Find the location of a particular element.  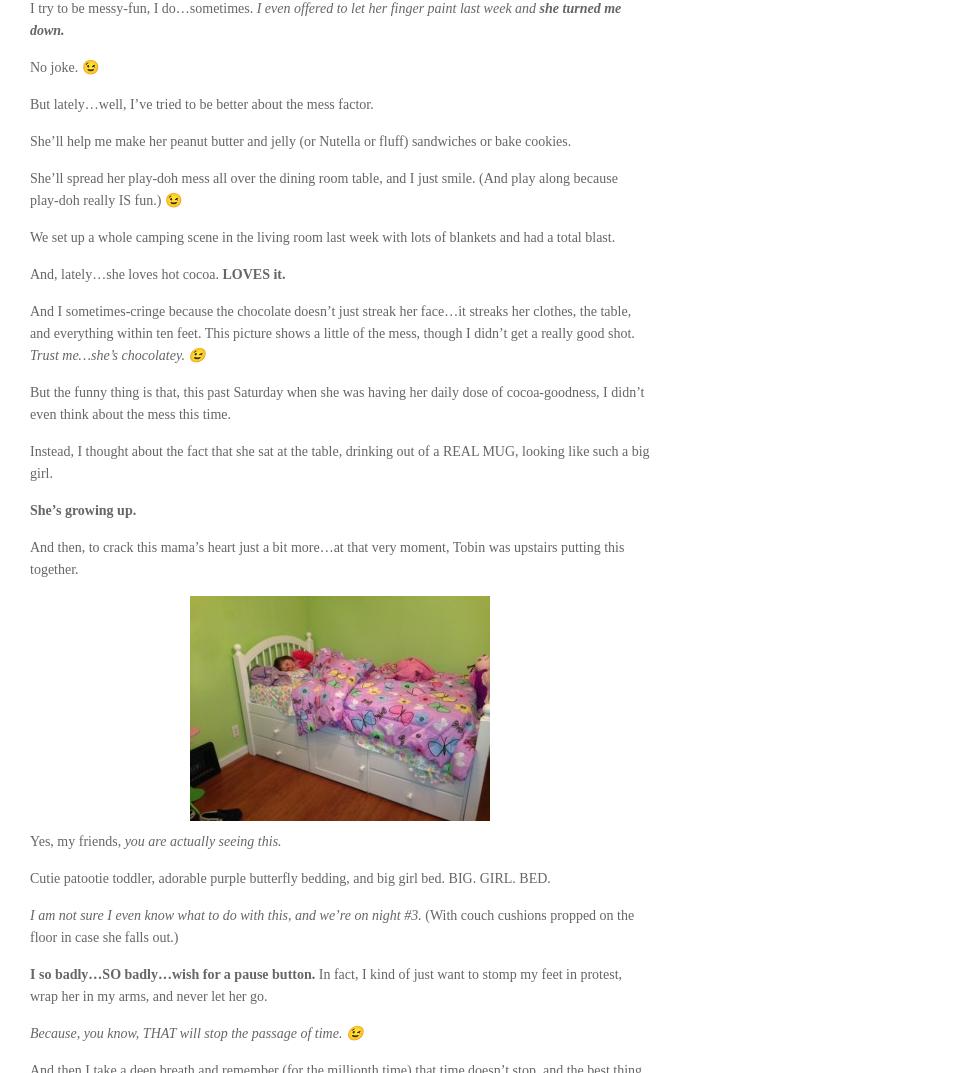

'And then, to crack this mama’s heart just a bit more…at that very moment, Tobin was upstairs putting this together.' is located at coordinates (29, 558).